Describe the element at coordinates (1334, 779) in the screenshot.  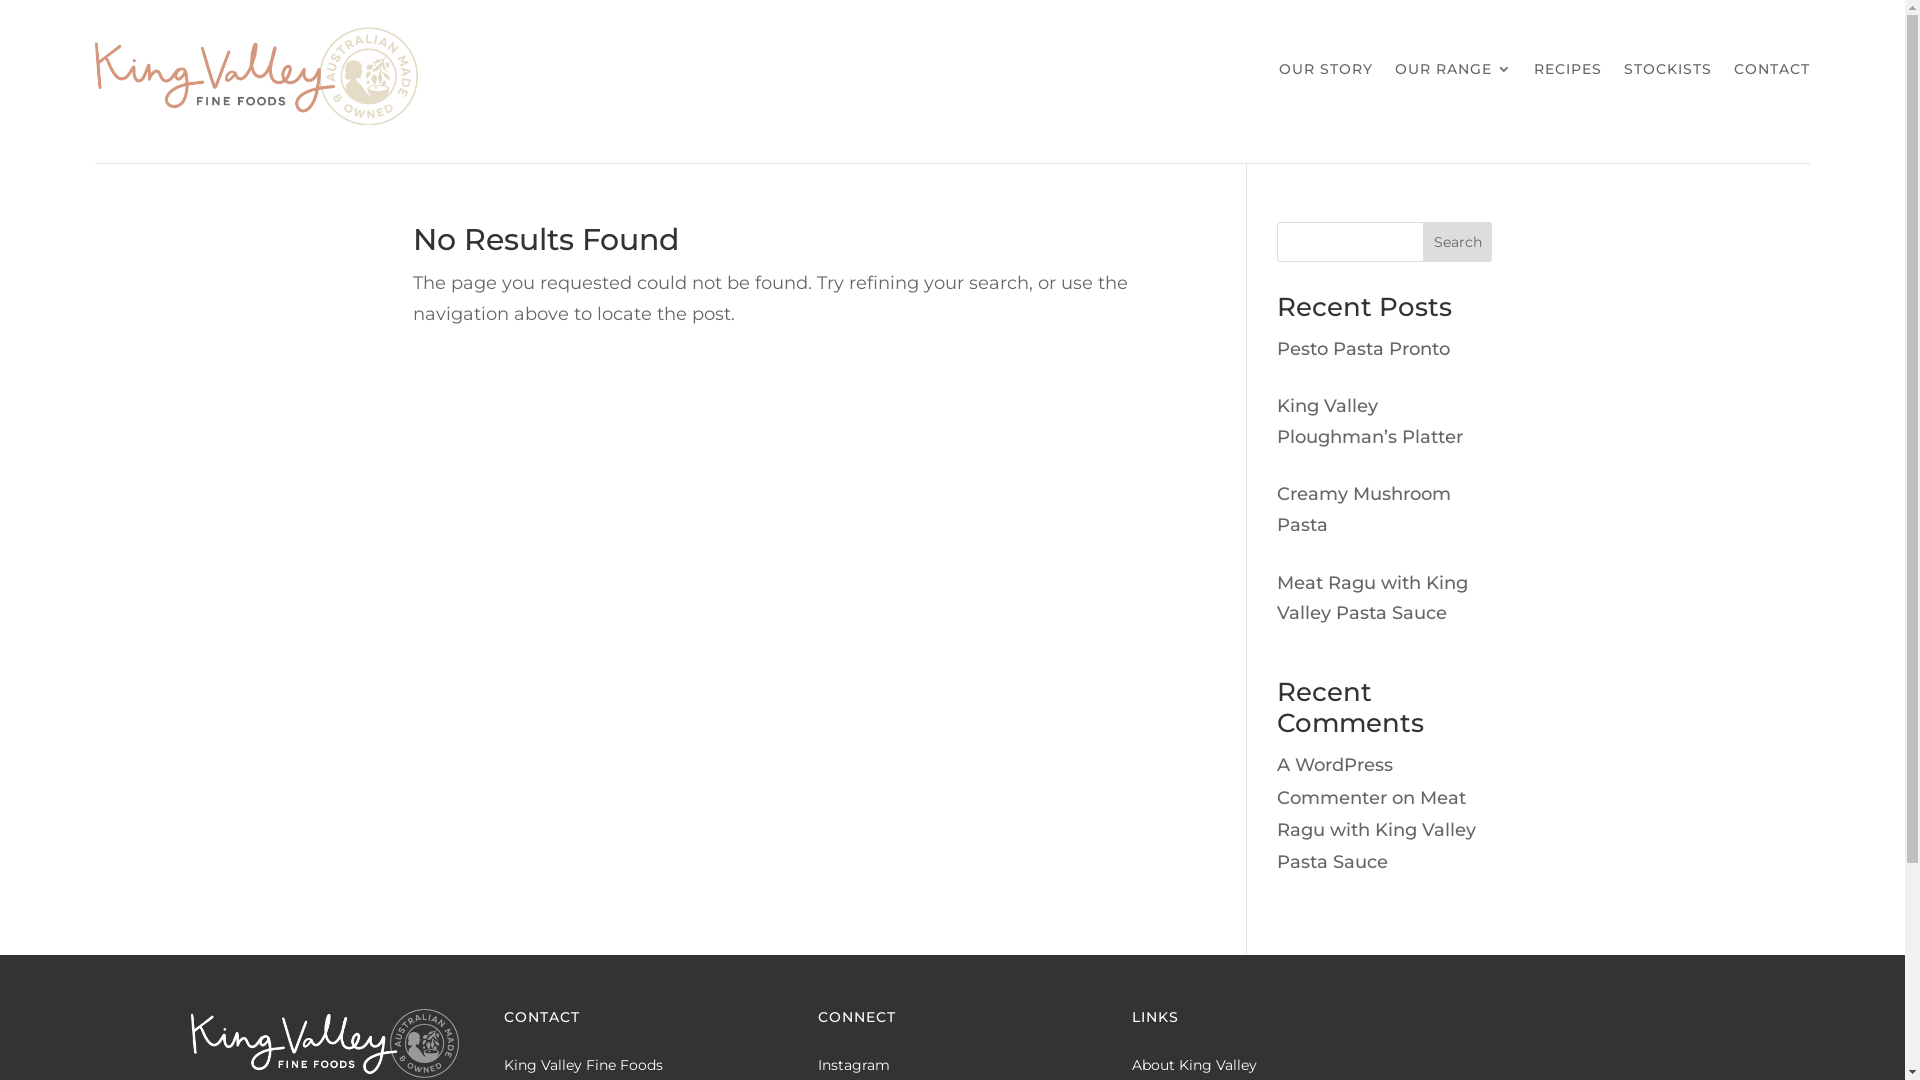
I see `'A WordPress Commenter'` at that location.